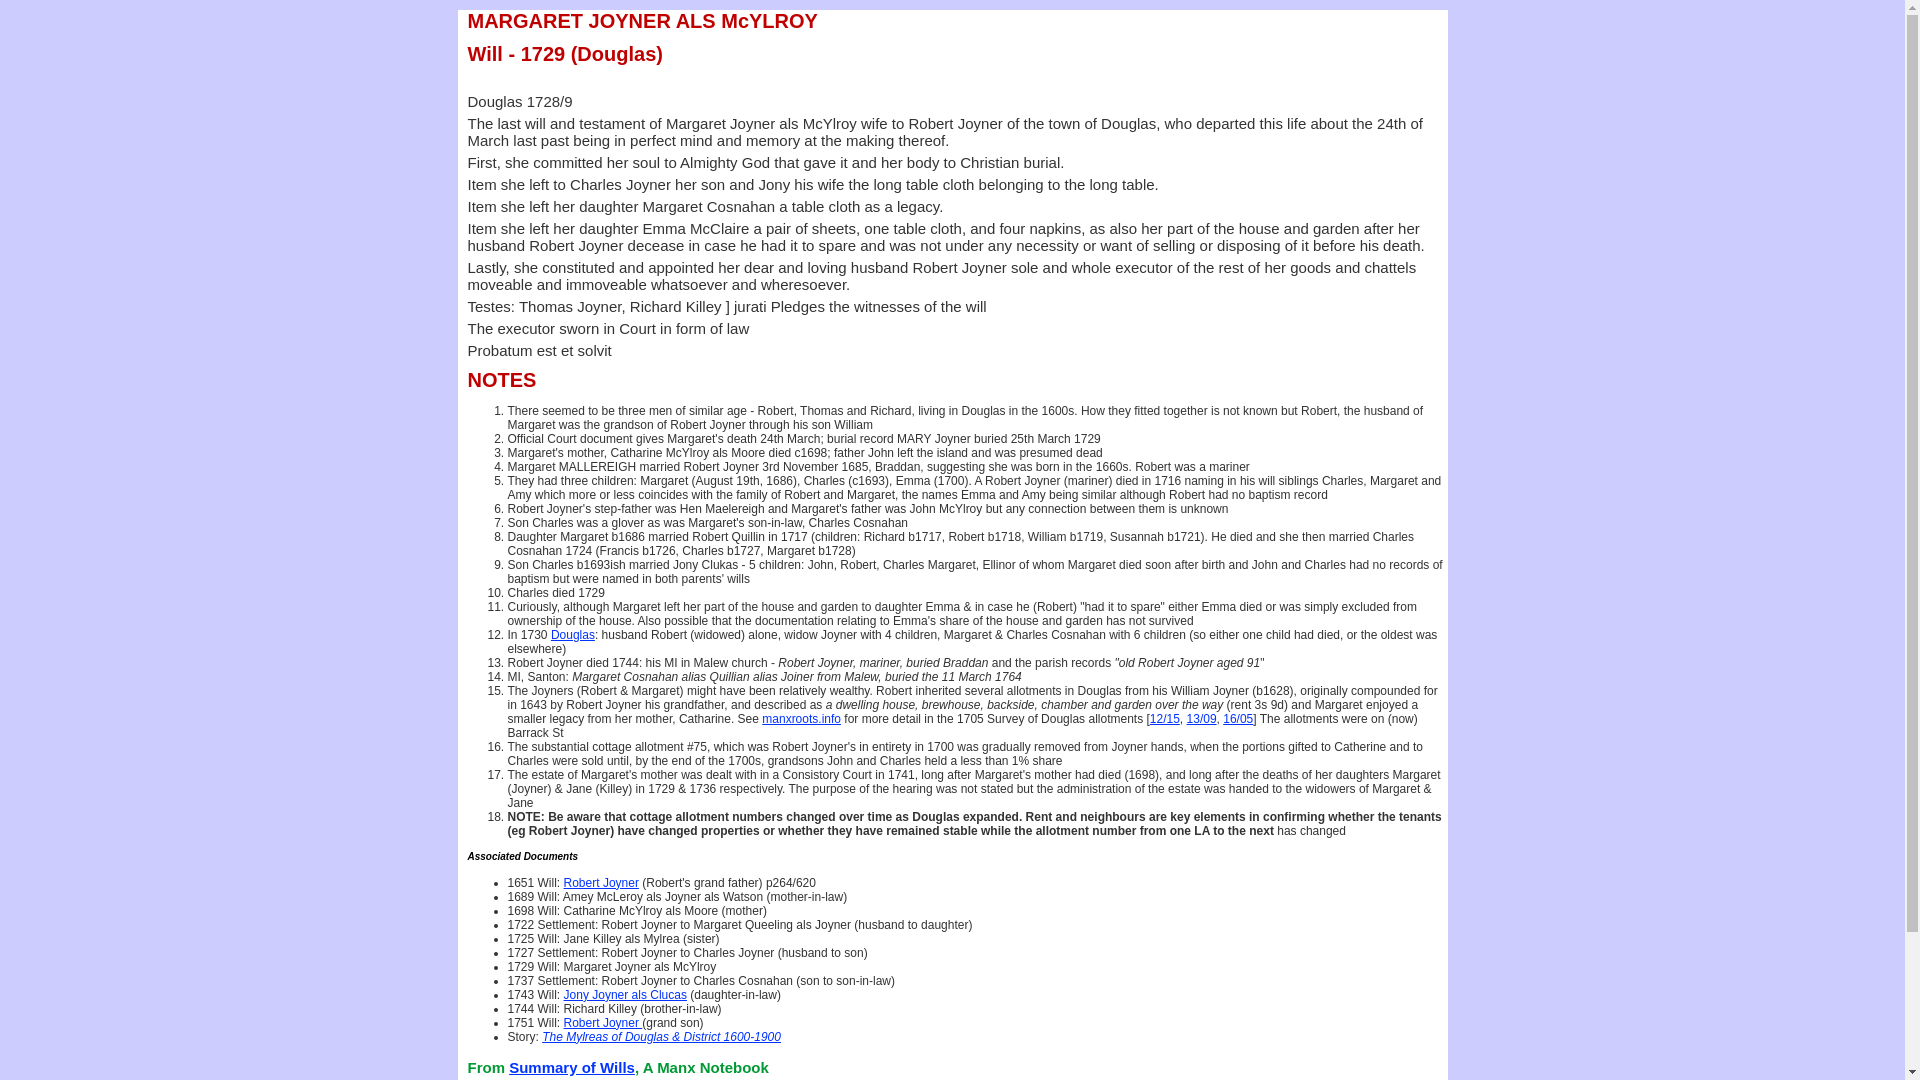  Describe the element at coordinates (624, 995) in the screenshot. I see `'Jony Joyner als Clucas'` at that location.